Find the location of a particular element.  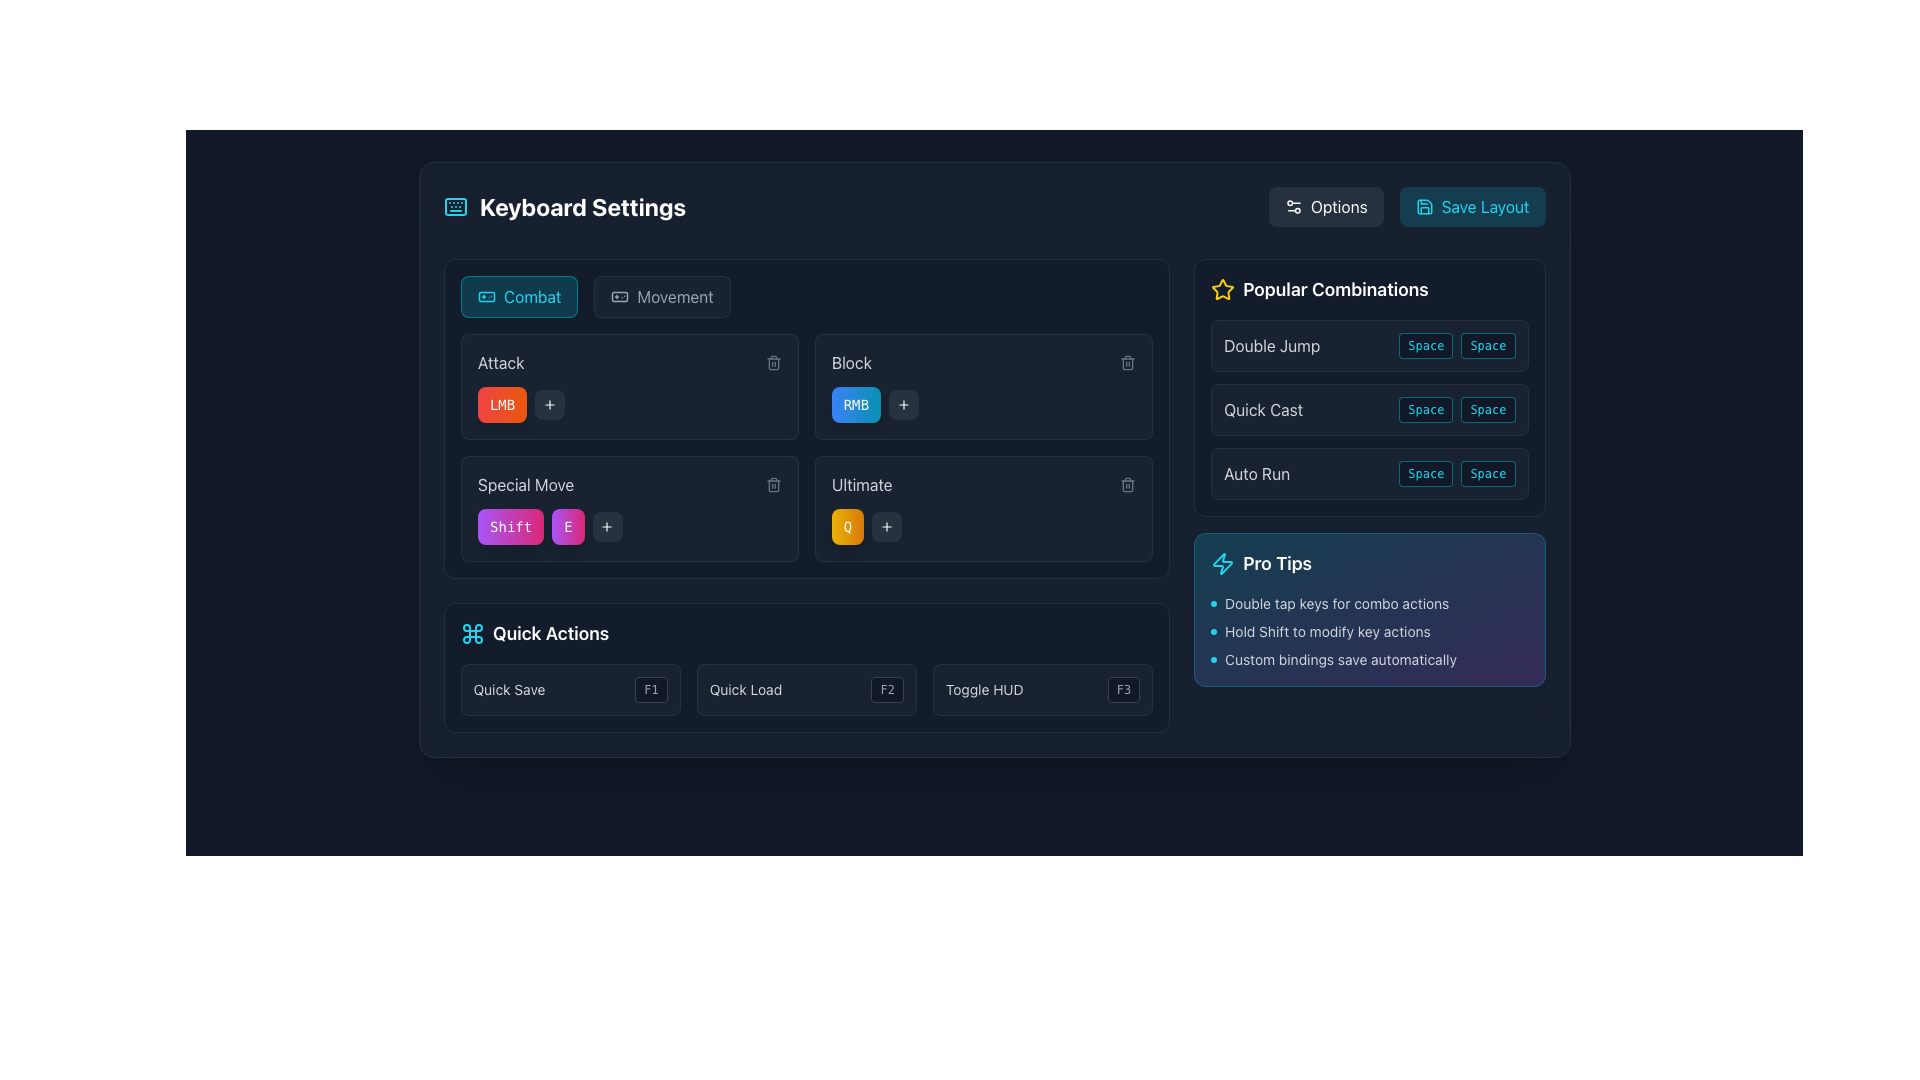

the second 'Space' button in the 'Double Jump' row under the 'Popular Combinations' section is located at coordinates (1488, 345).